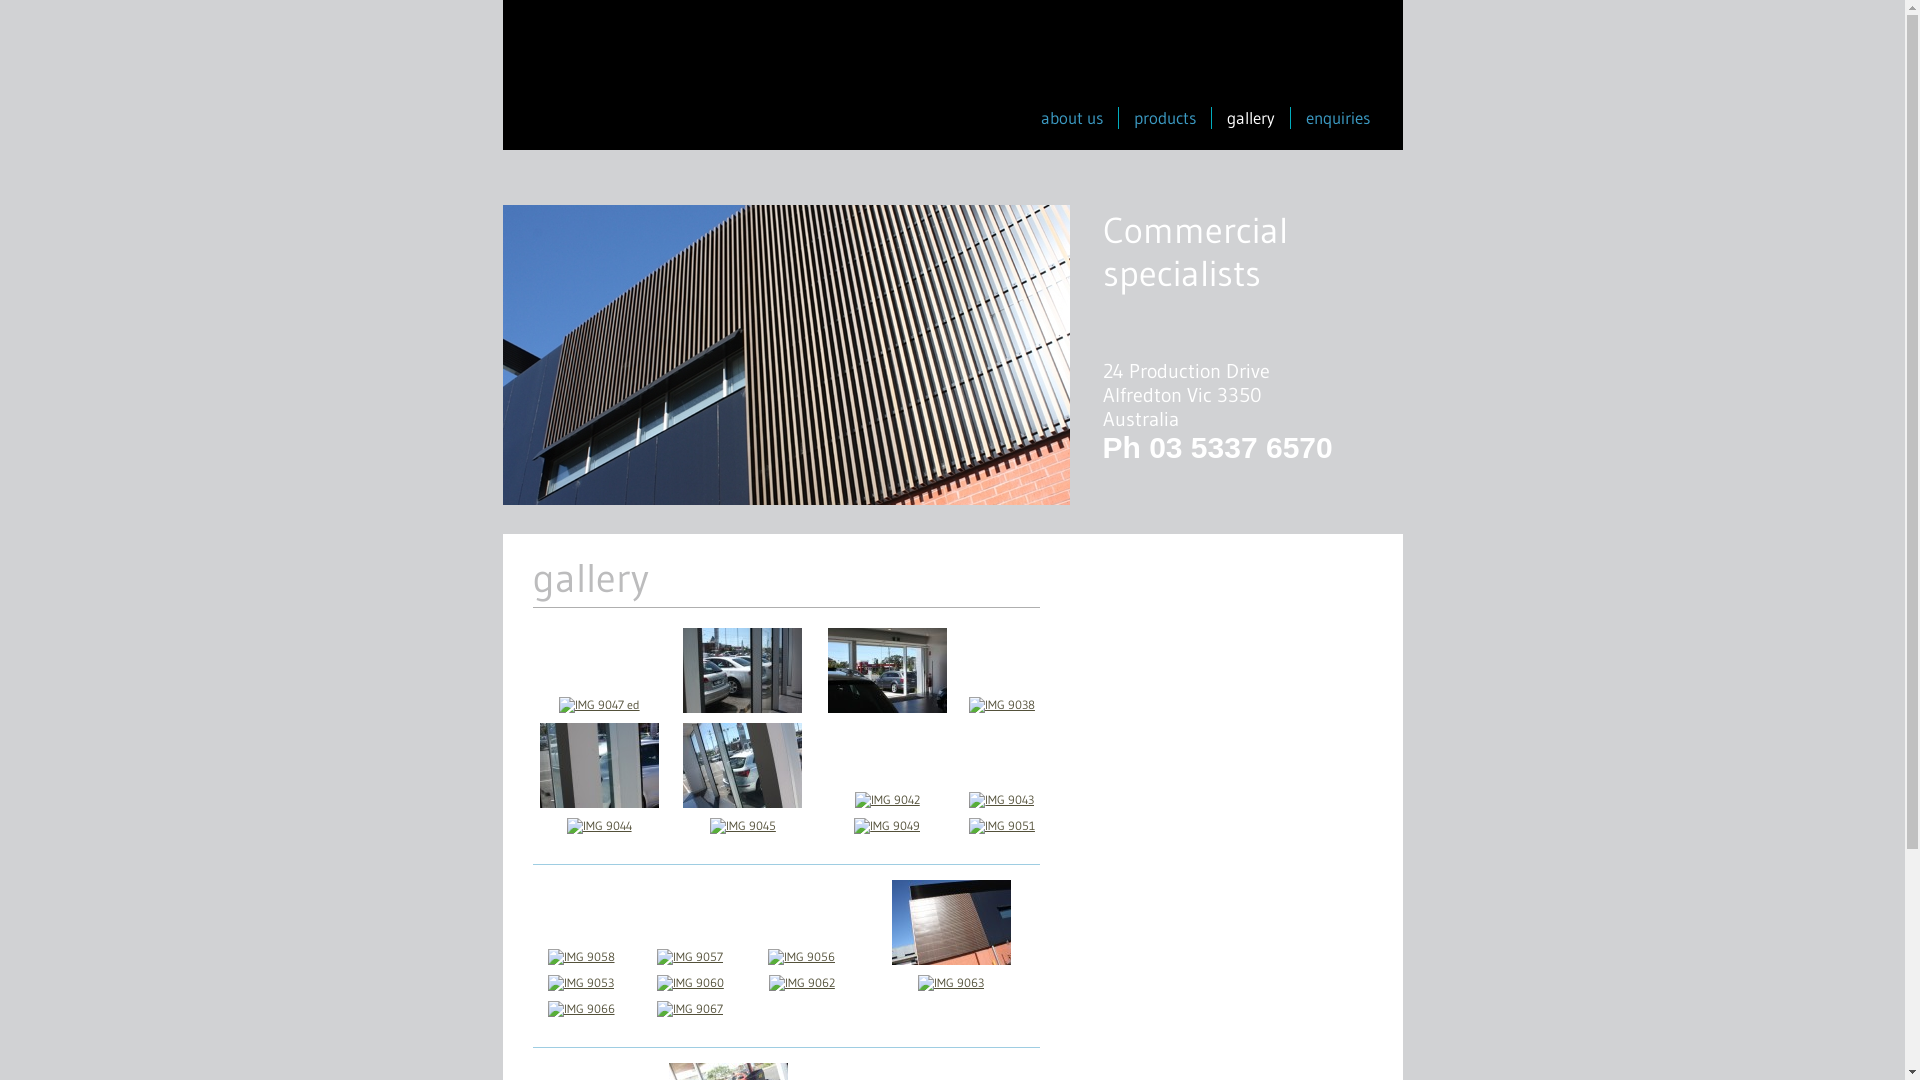 The height and width of the screenshot is (1080, 1920). I want to click on 'IMG 9057', so click(690, 956).